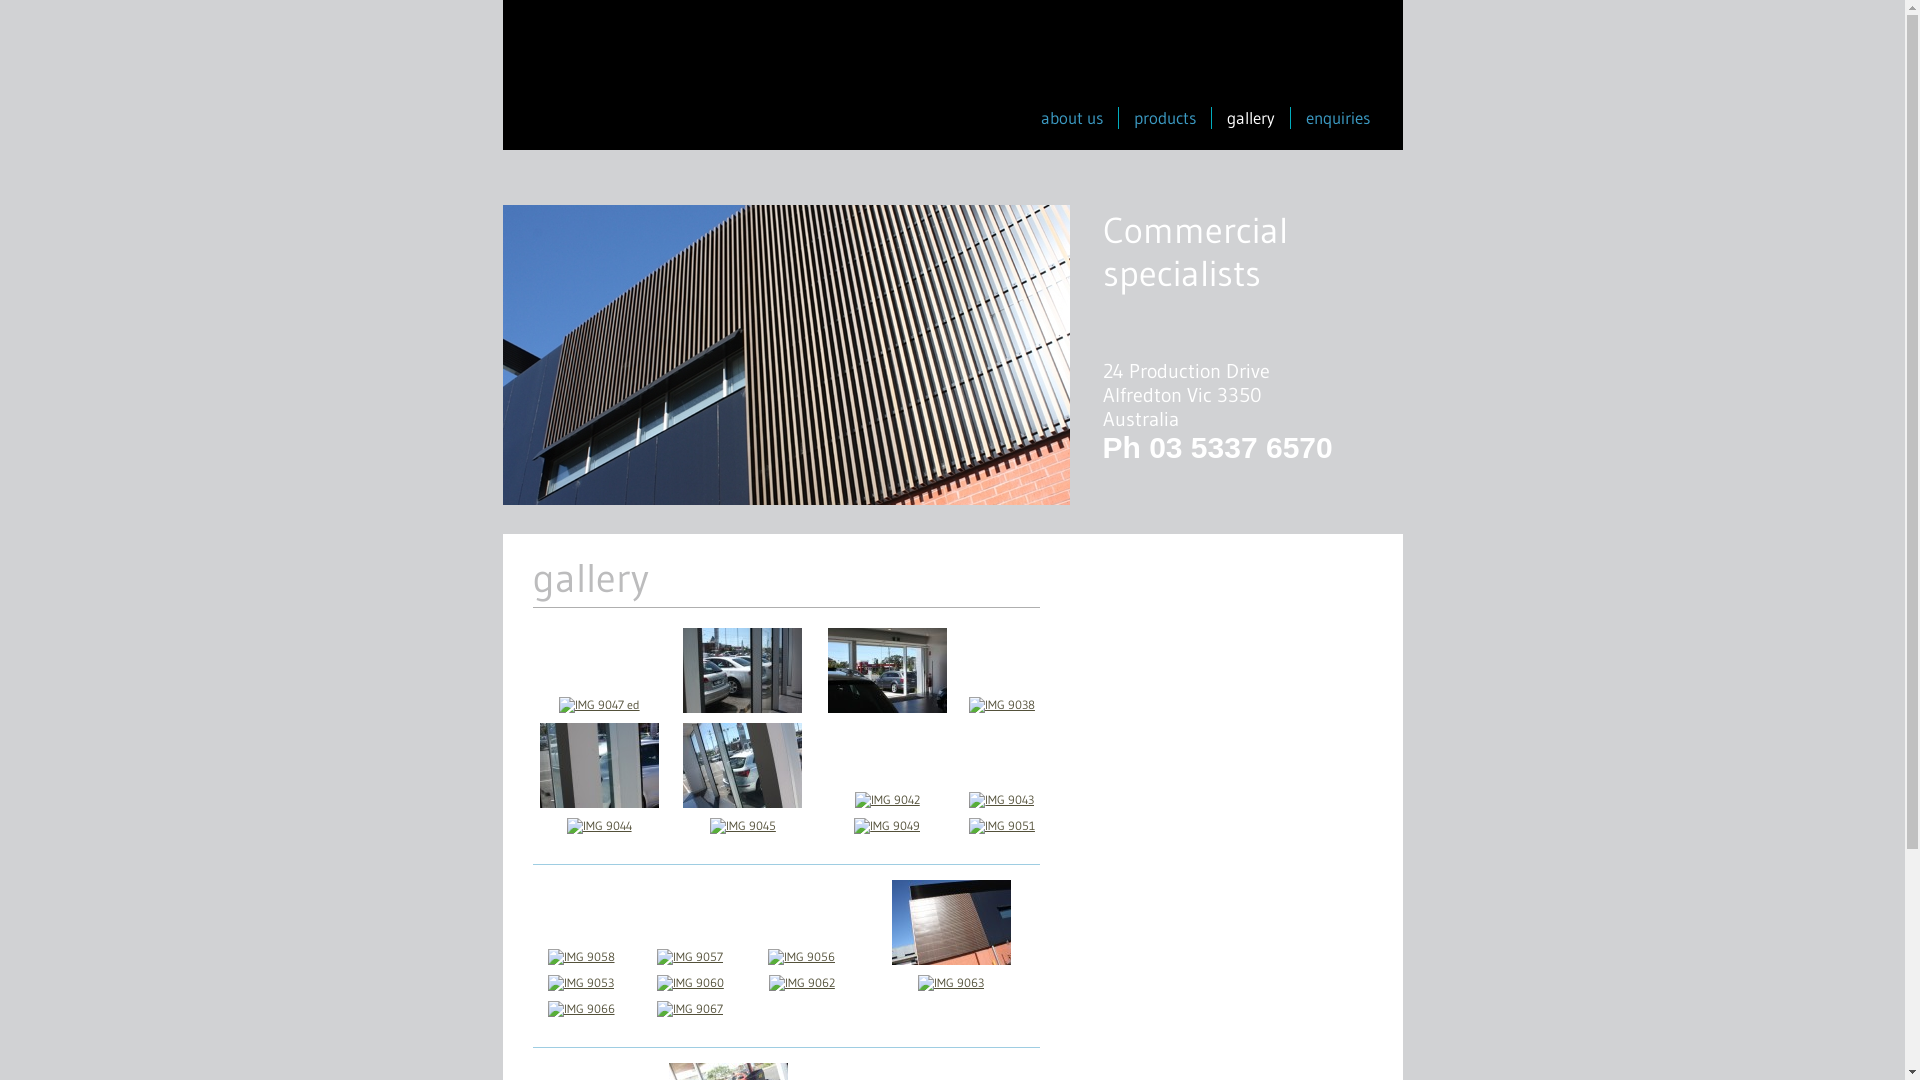 The height and width of the screenshot is (1080, 1920). I want to click on 'IMG 9057', so click(690, 956).